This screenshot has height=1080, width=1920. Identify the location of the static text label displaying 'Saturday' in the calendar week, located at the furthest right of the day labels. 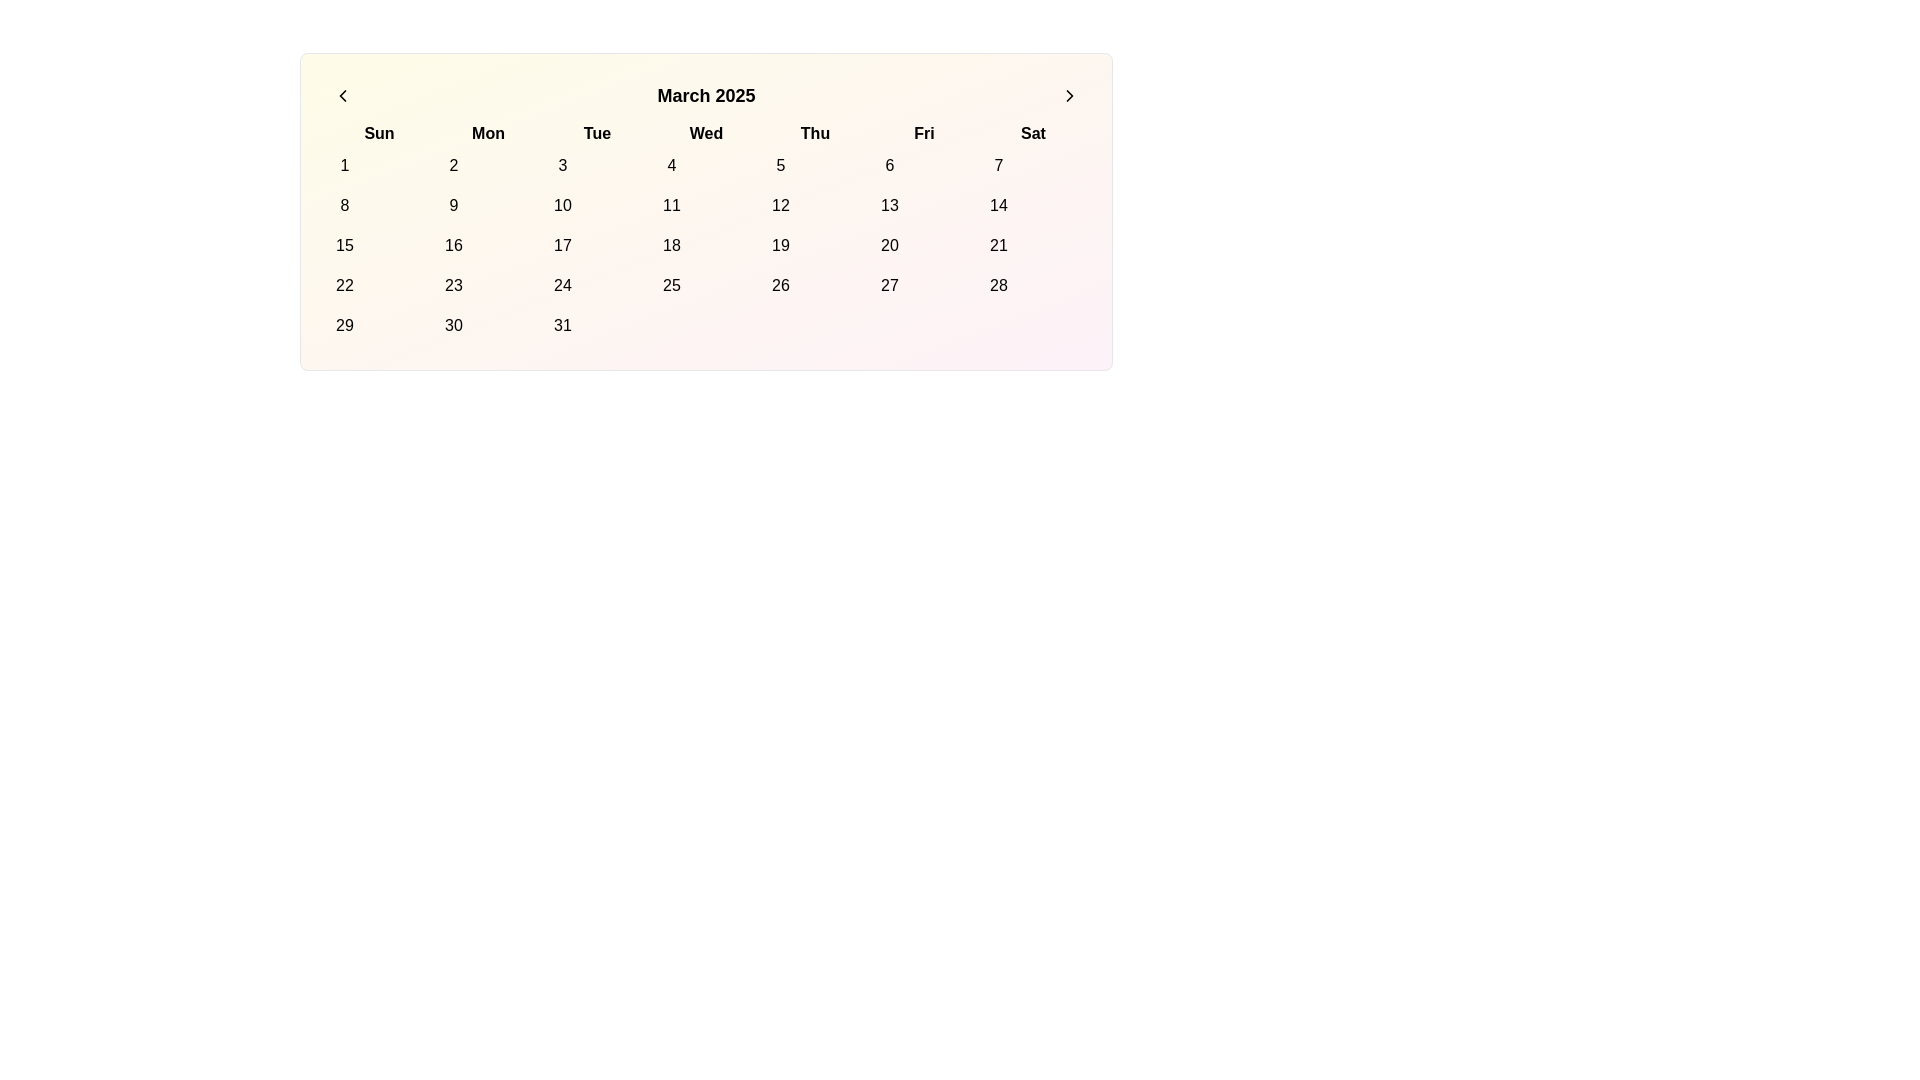
(1033, 134).